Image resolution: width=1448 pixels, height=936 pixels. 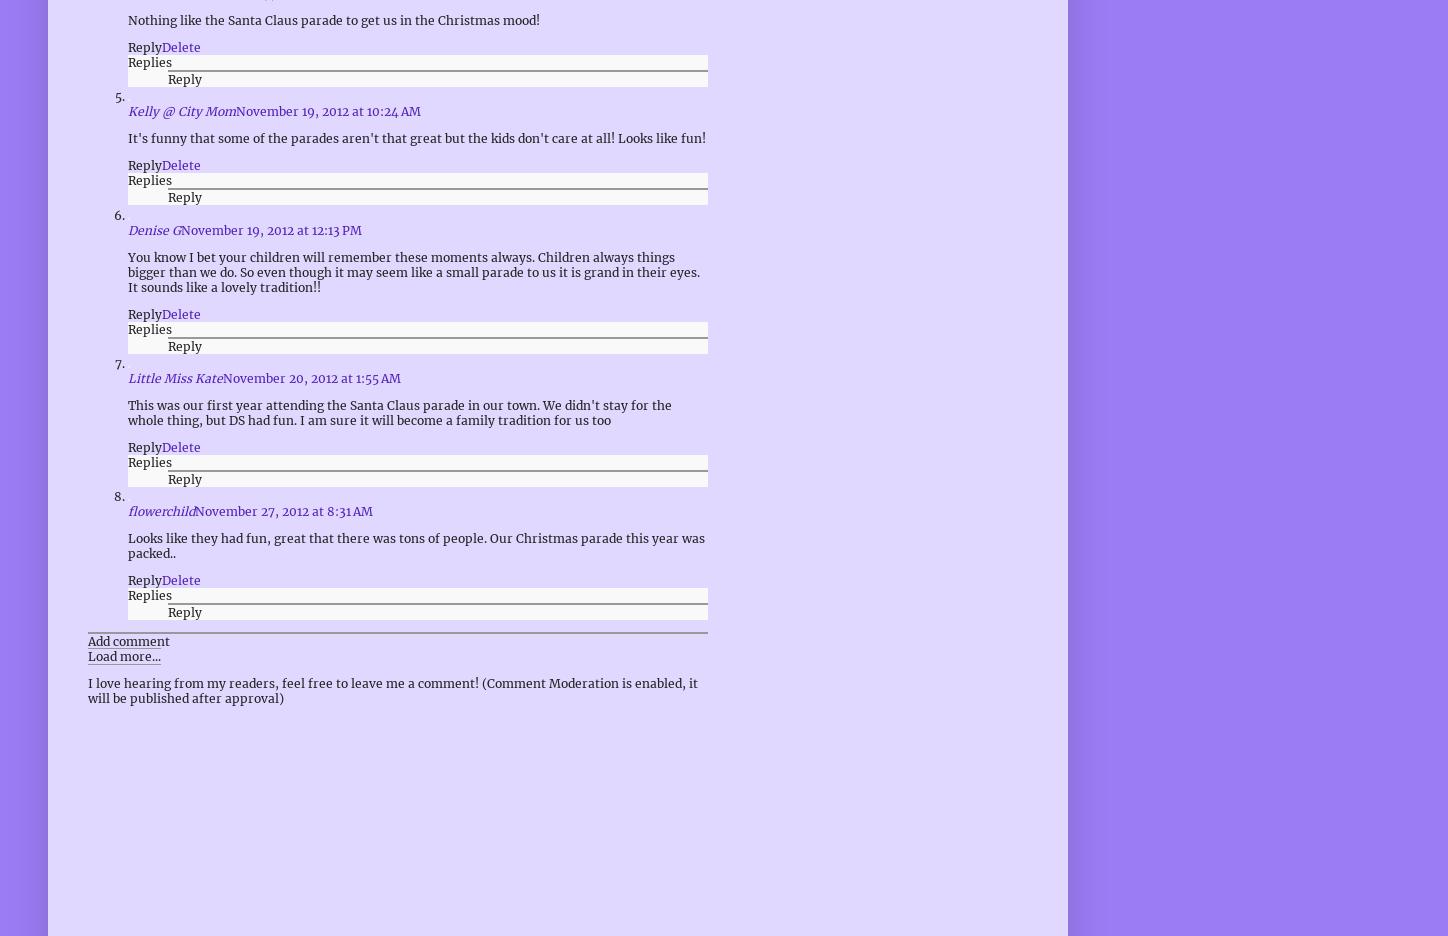 What do you see at coordinates (127, 411) in the screenshot?
I see `'This was our first year attending the Santa Claus parade in our town.  We didn't stay for the whole thing, but DS had fun.  I am sure it will become a family tradition for us too'` at bounding box center [127, 411].